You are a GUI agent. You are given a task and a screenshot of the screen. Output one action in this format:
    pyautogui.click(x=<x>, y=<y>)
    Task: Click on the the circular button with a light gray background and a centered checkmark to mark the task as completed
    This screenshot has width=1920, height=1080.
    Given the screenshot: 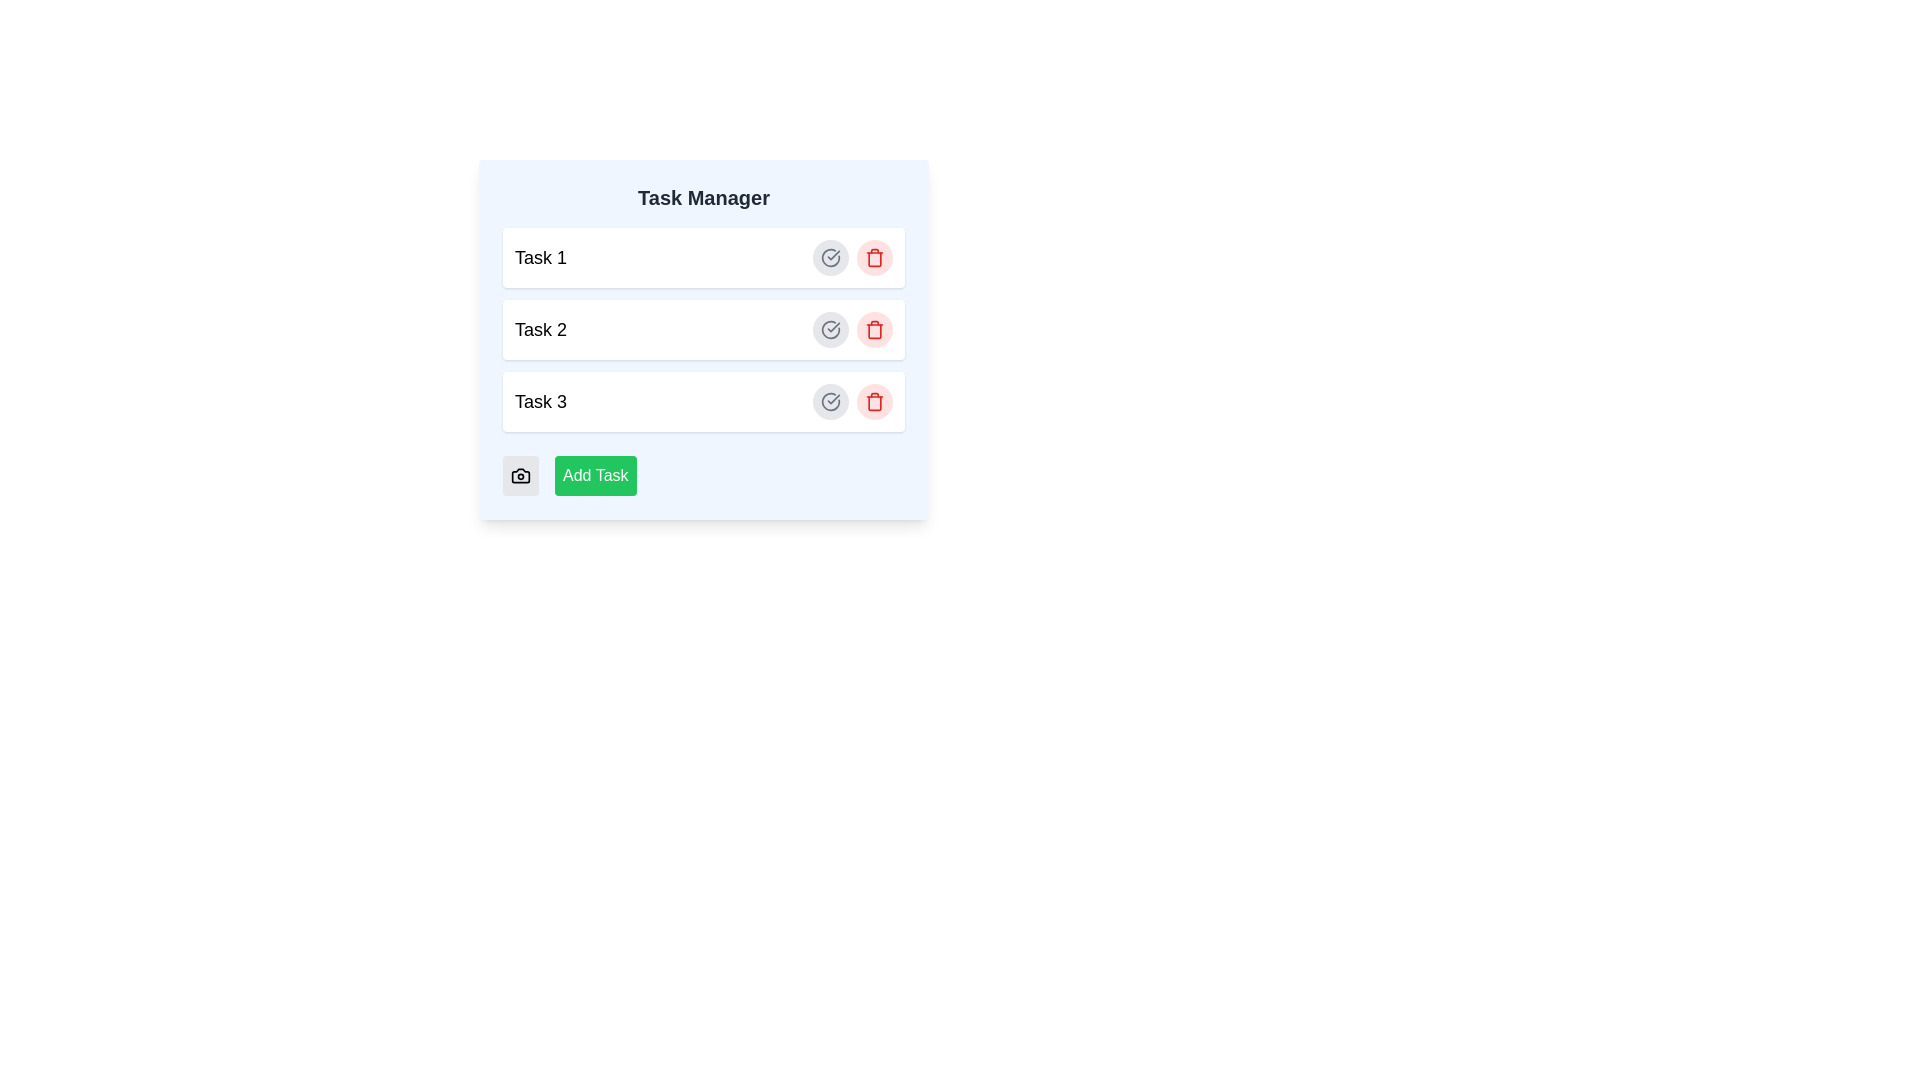 What is the action you would take?
    pyautogui.click(x=830, y=401)
    